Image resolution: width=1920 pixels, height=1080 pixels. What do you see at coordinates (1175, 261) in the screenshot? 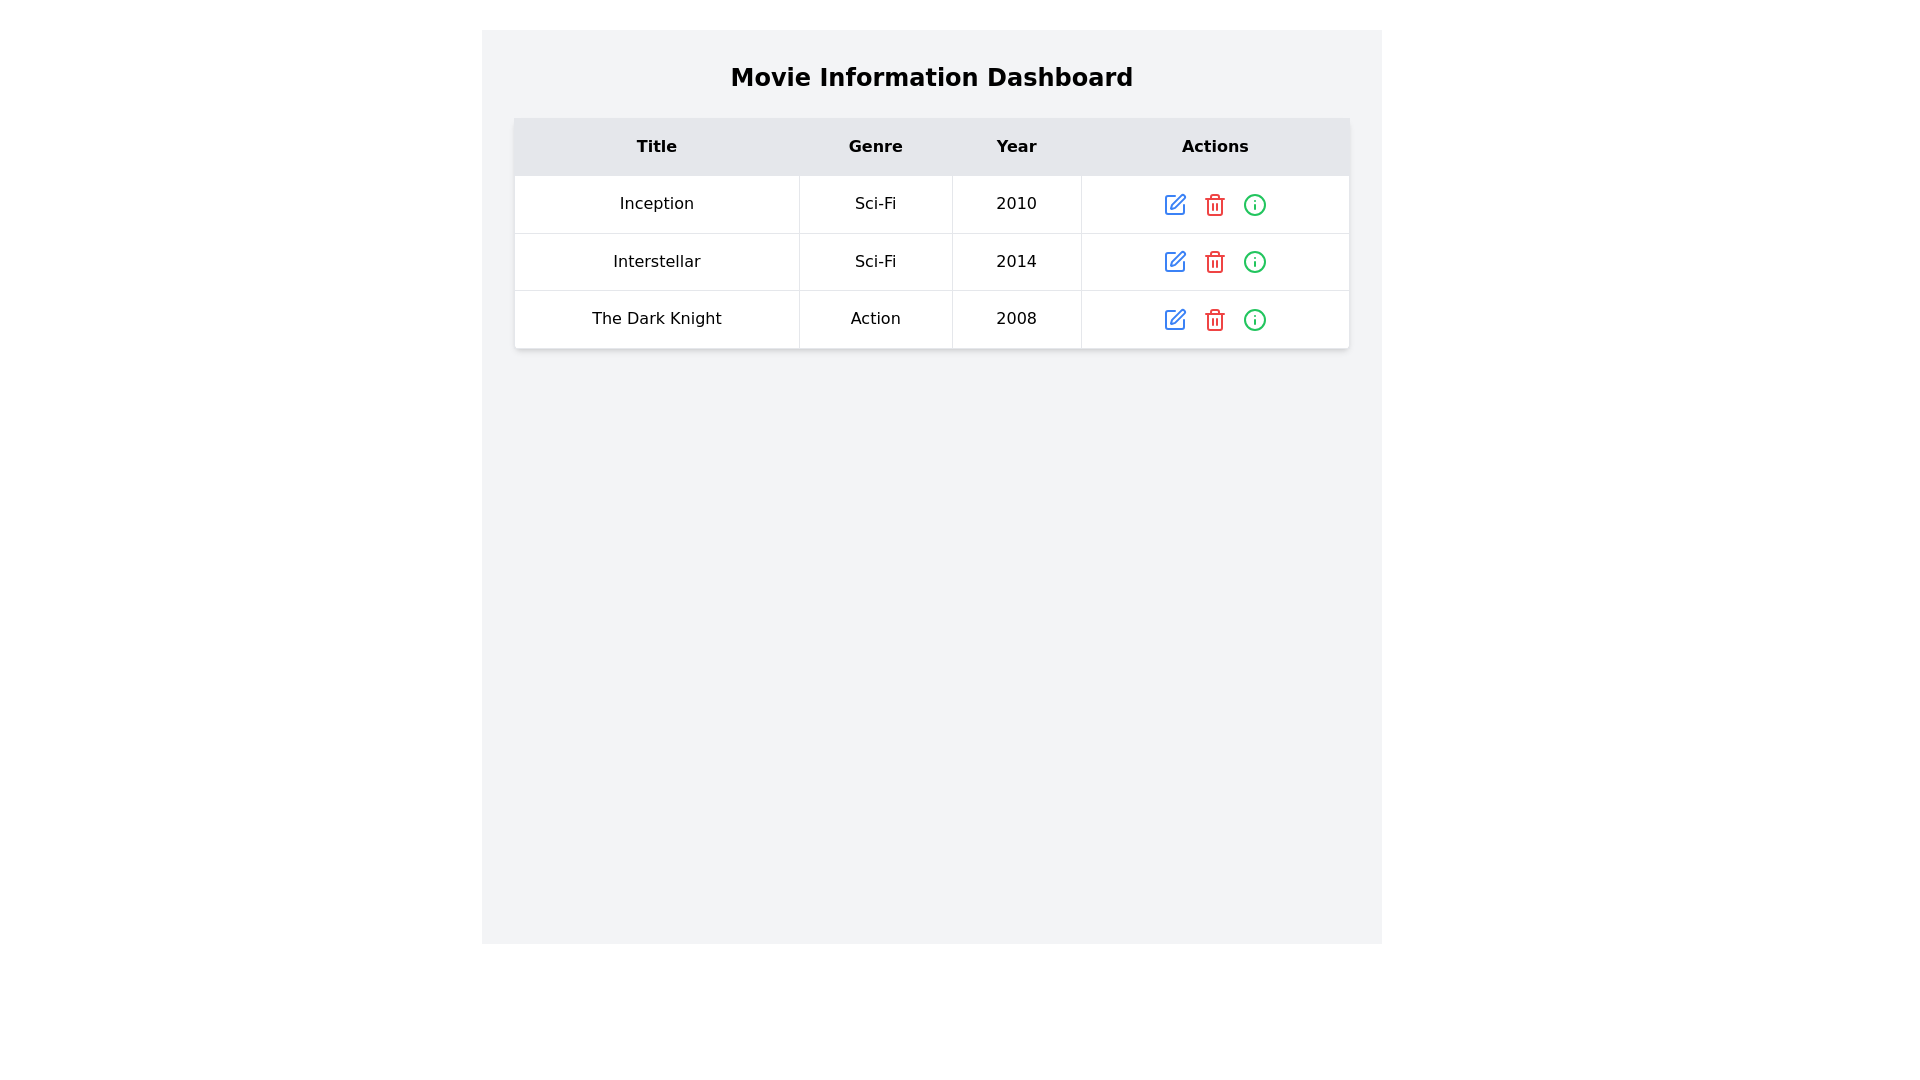
I see `the pen icon button within the Actions column of the second row to initiate editing` at bounding box center [1175, 261].